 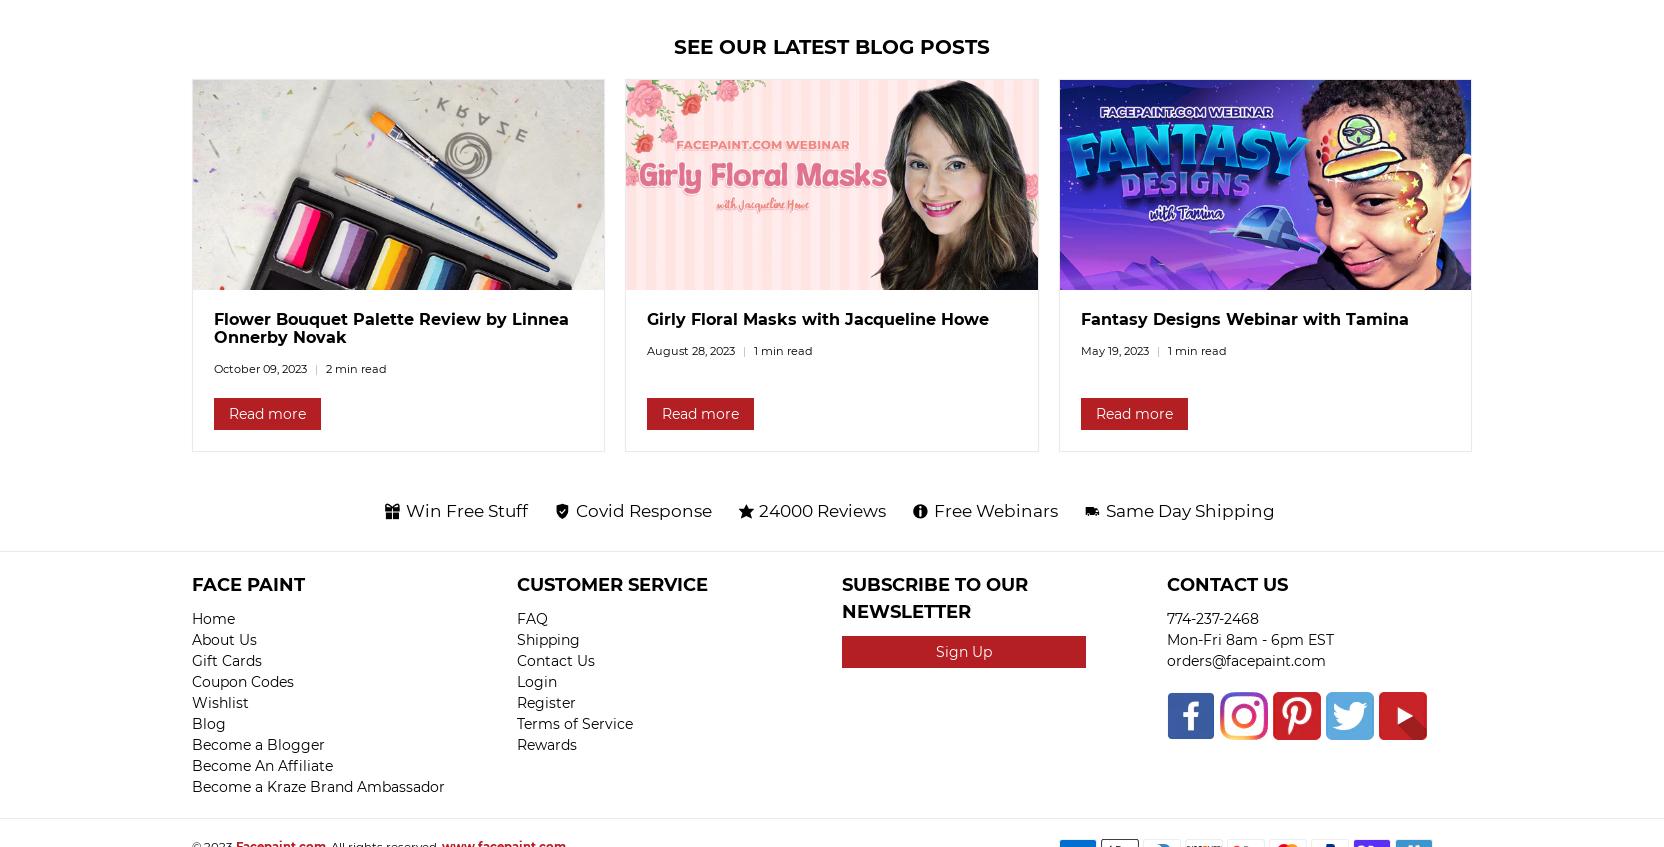 What do you see at coordinates (191, 585) in the screenshot?
I see `'FACE PAINT'` at bounding box center [191, 585].